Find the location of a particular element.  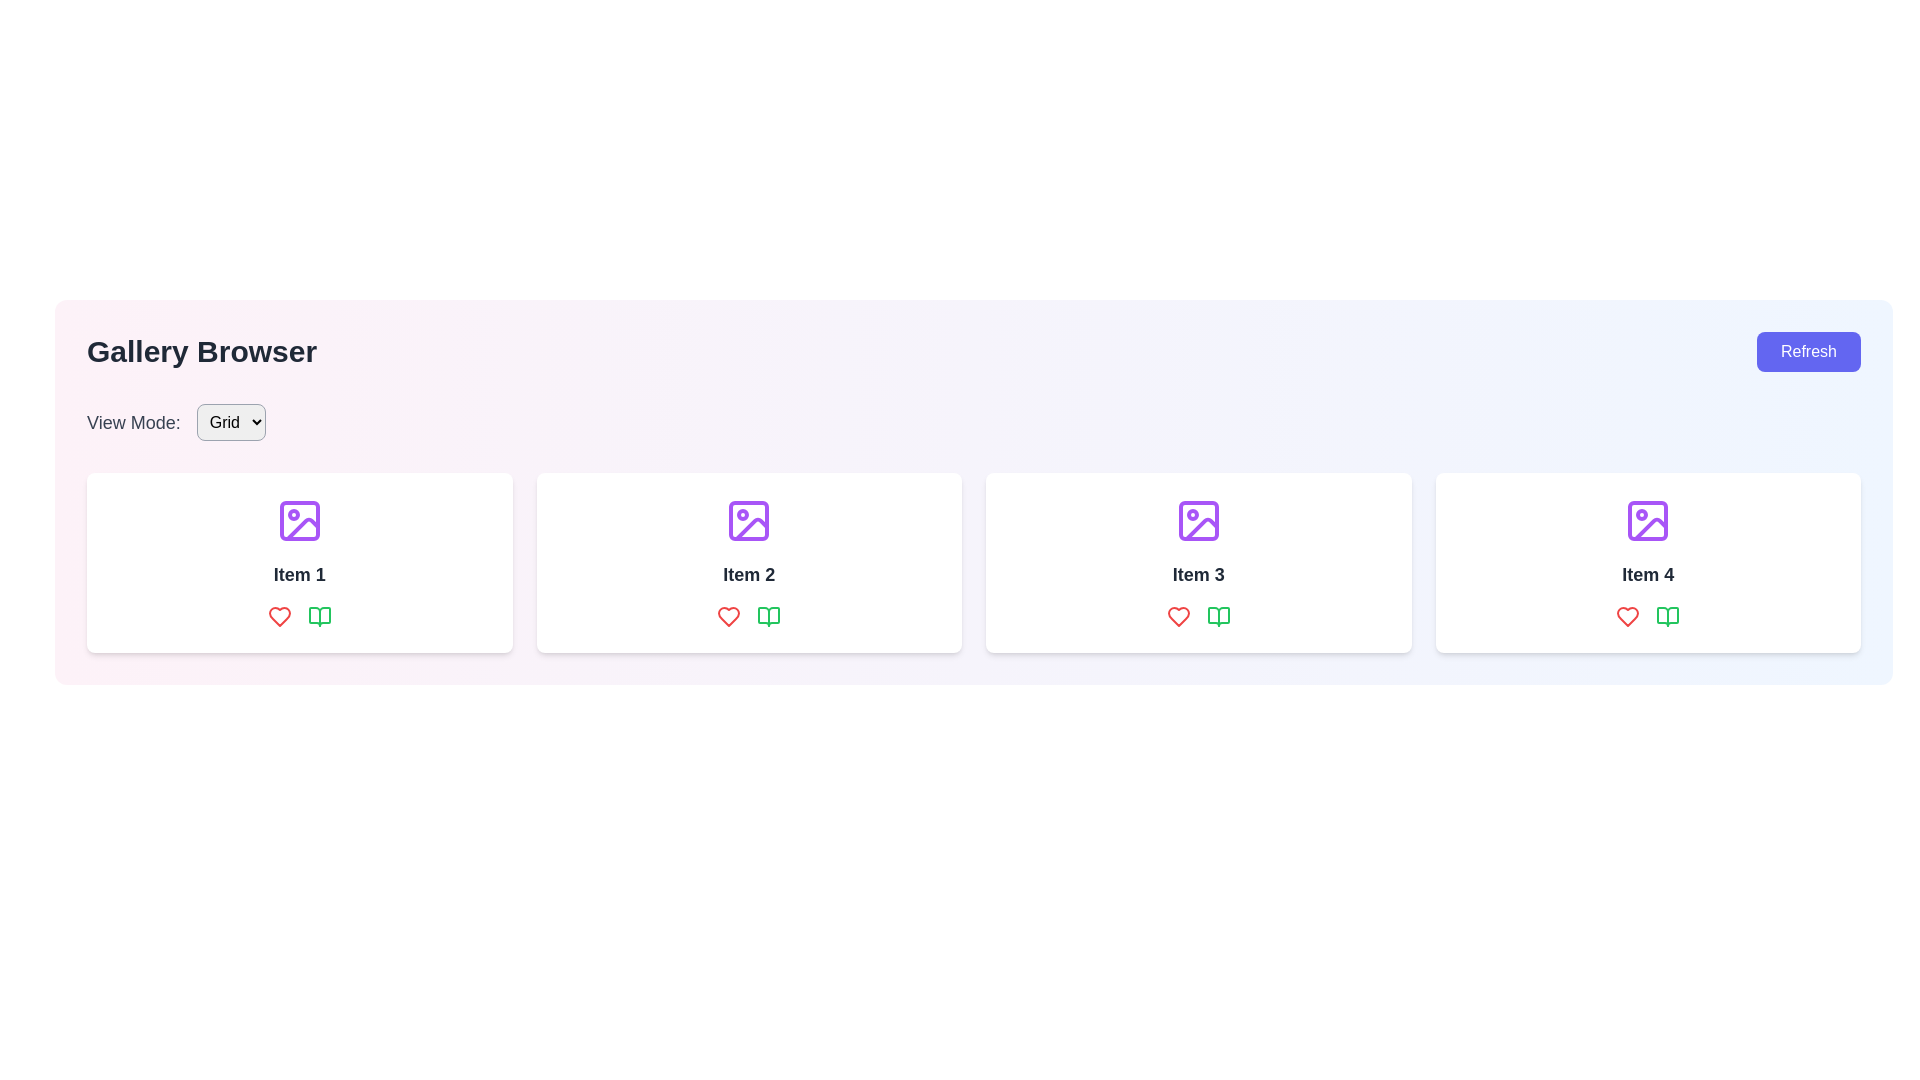

the icon within the button located at the bottom-right corner of the 'Item 3' card in the gallery layout to possibly reveal additional information is located at coordinates (1217, 616).